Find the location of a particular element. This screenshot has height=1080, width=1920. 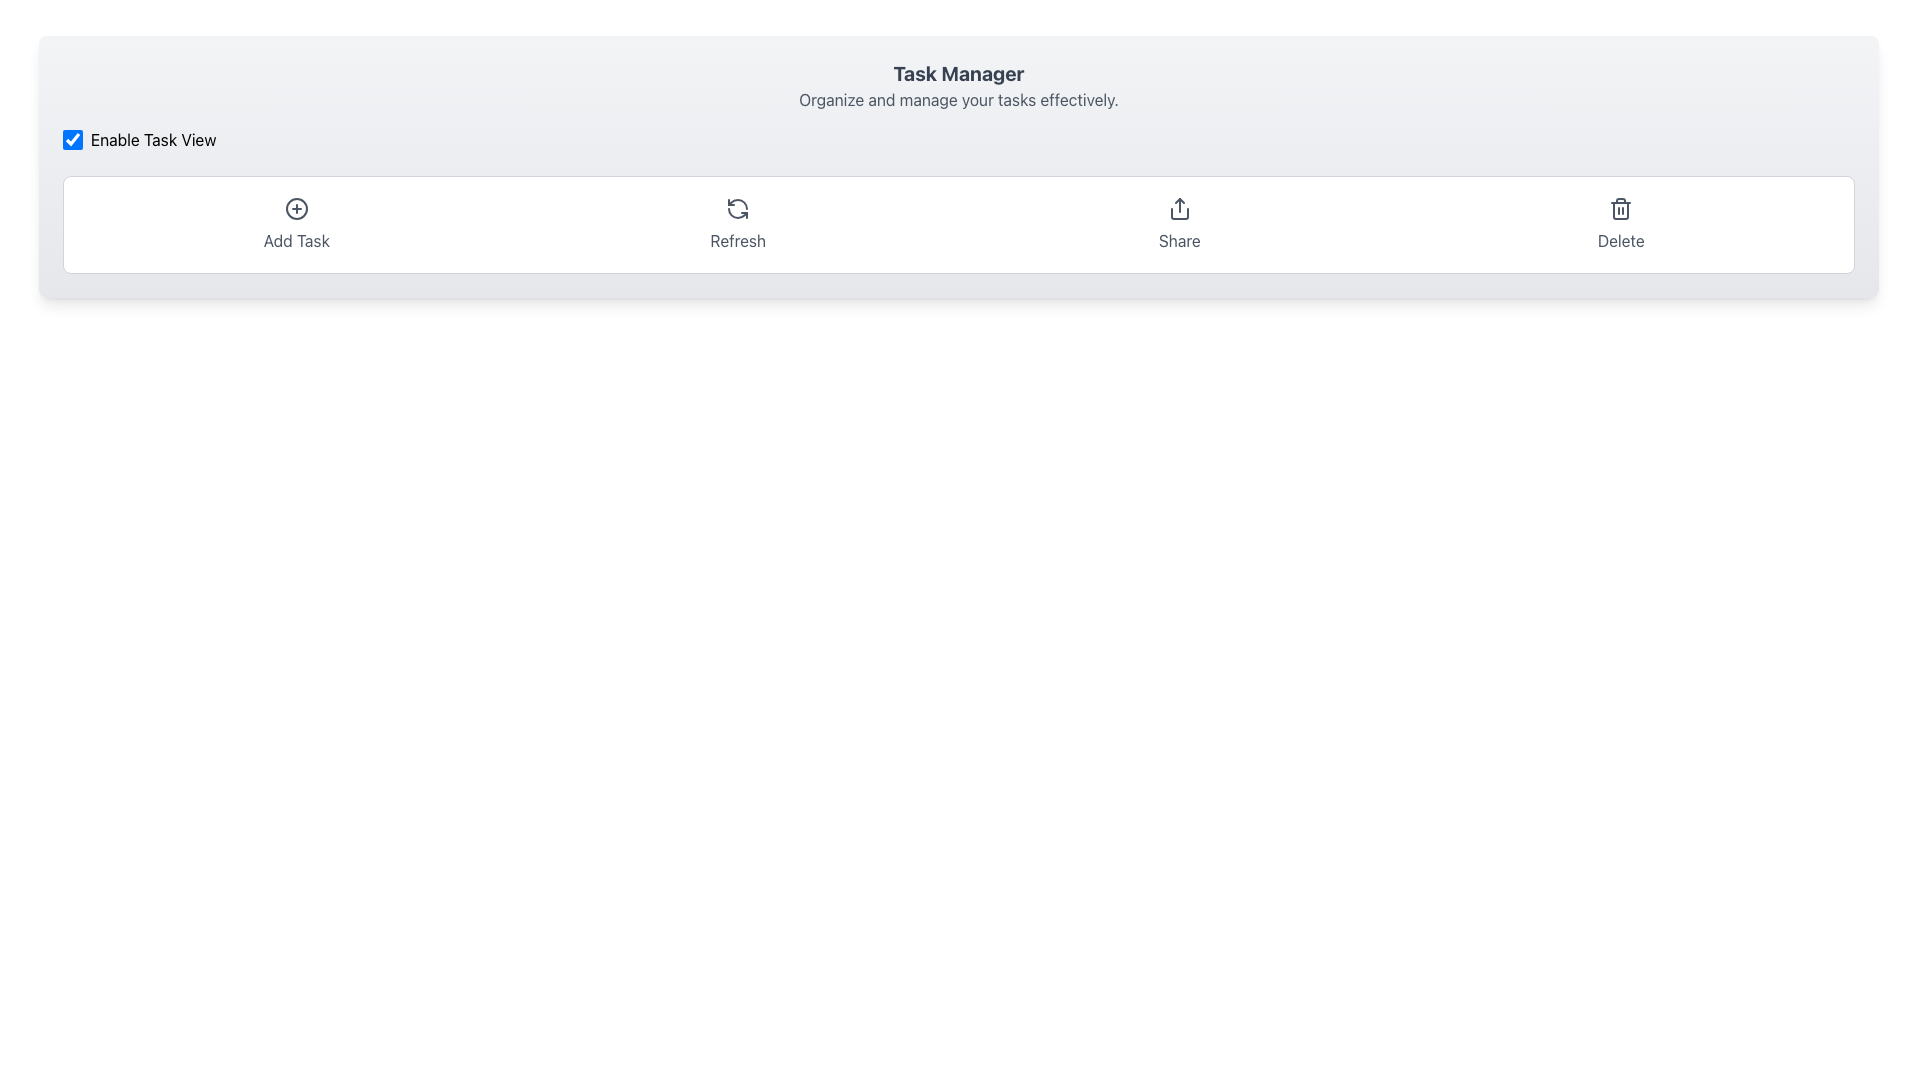

the checkbox with a blue background and white checkmark is located at coordinates (72, 138).